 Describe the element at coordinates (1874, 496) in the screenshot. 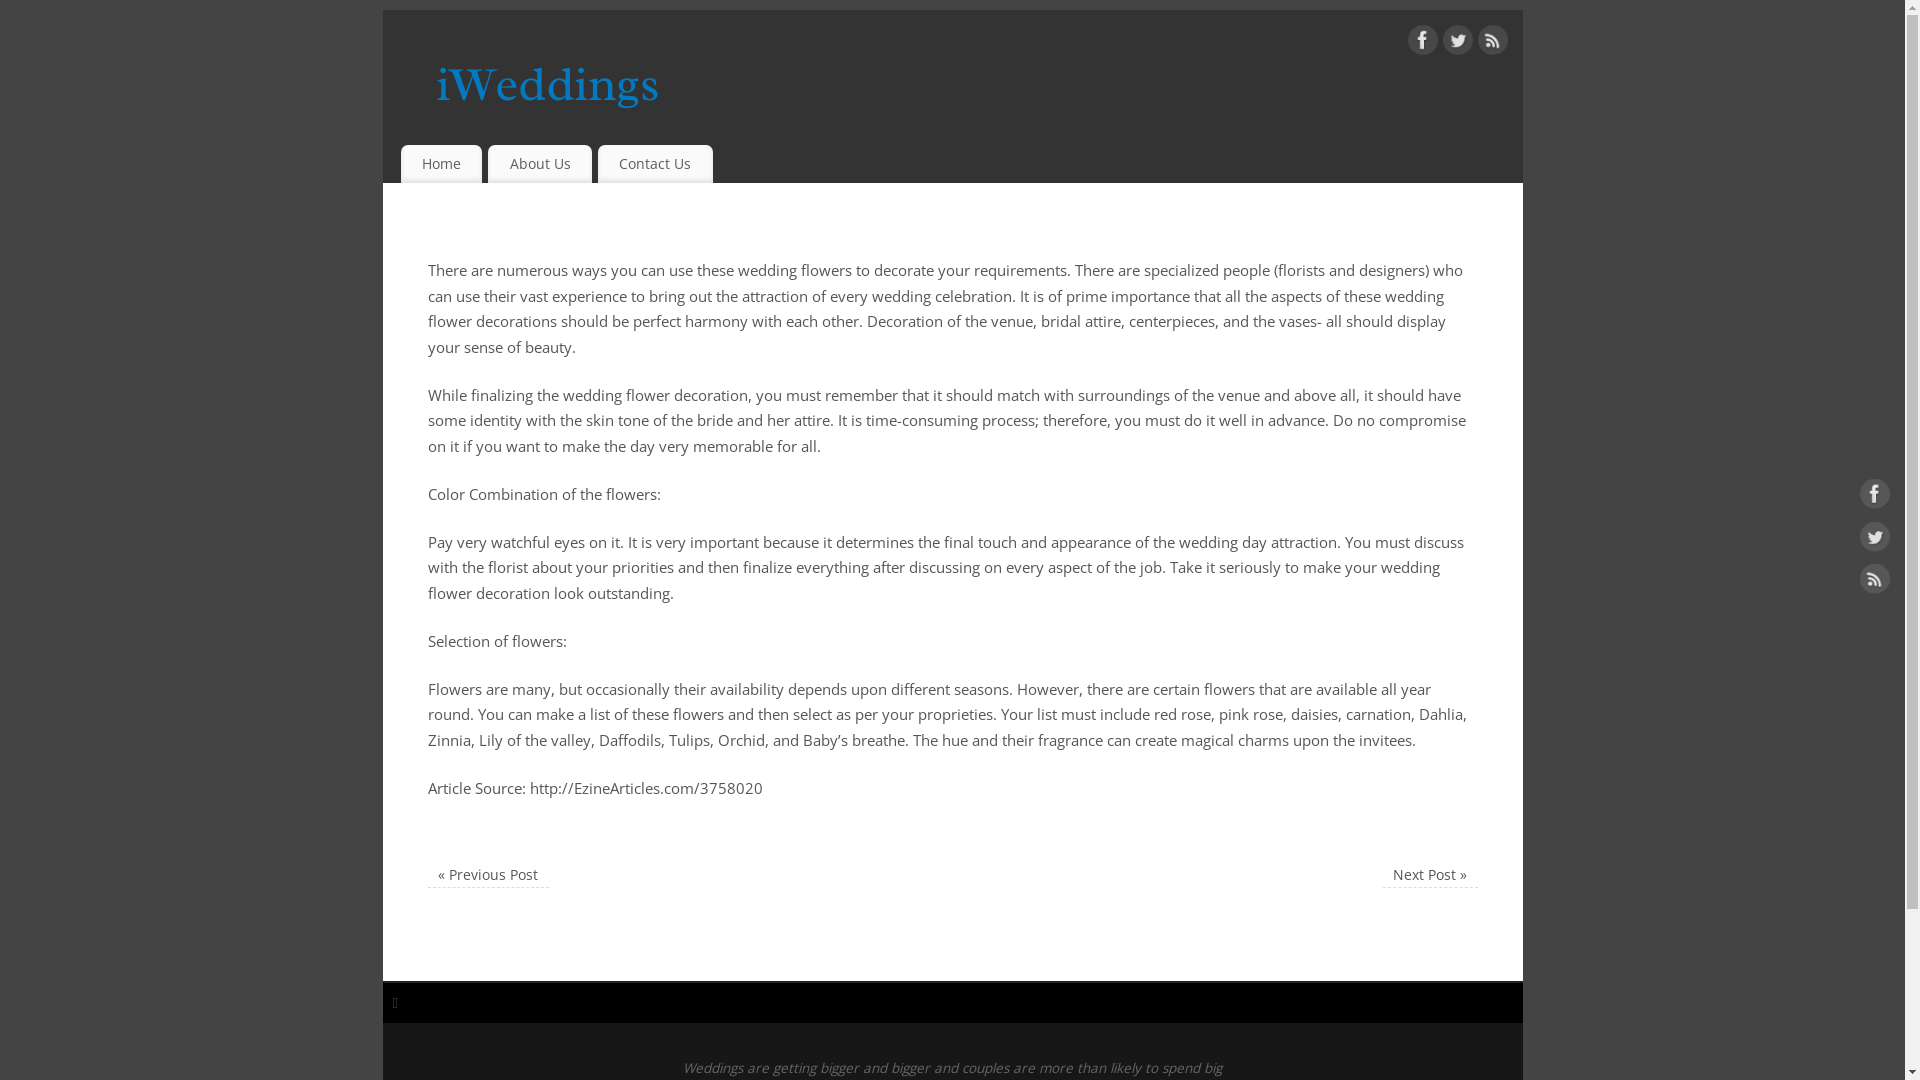

I see `'Facebook'` at that location.